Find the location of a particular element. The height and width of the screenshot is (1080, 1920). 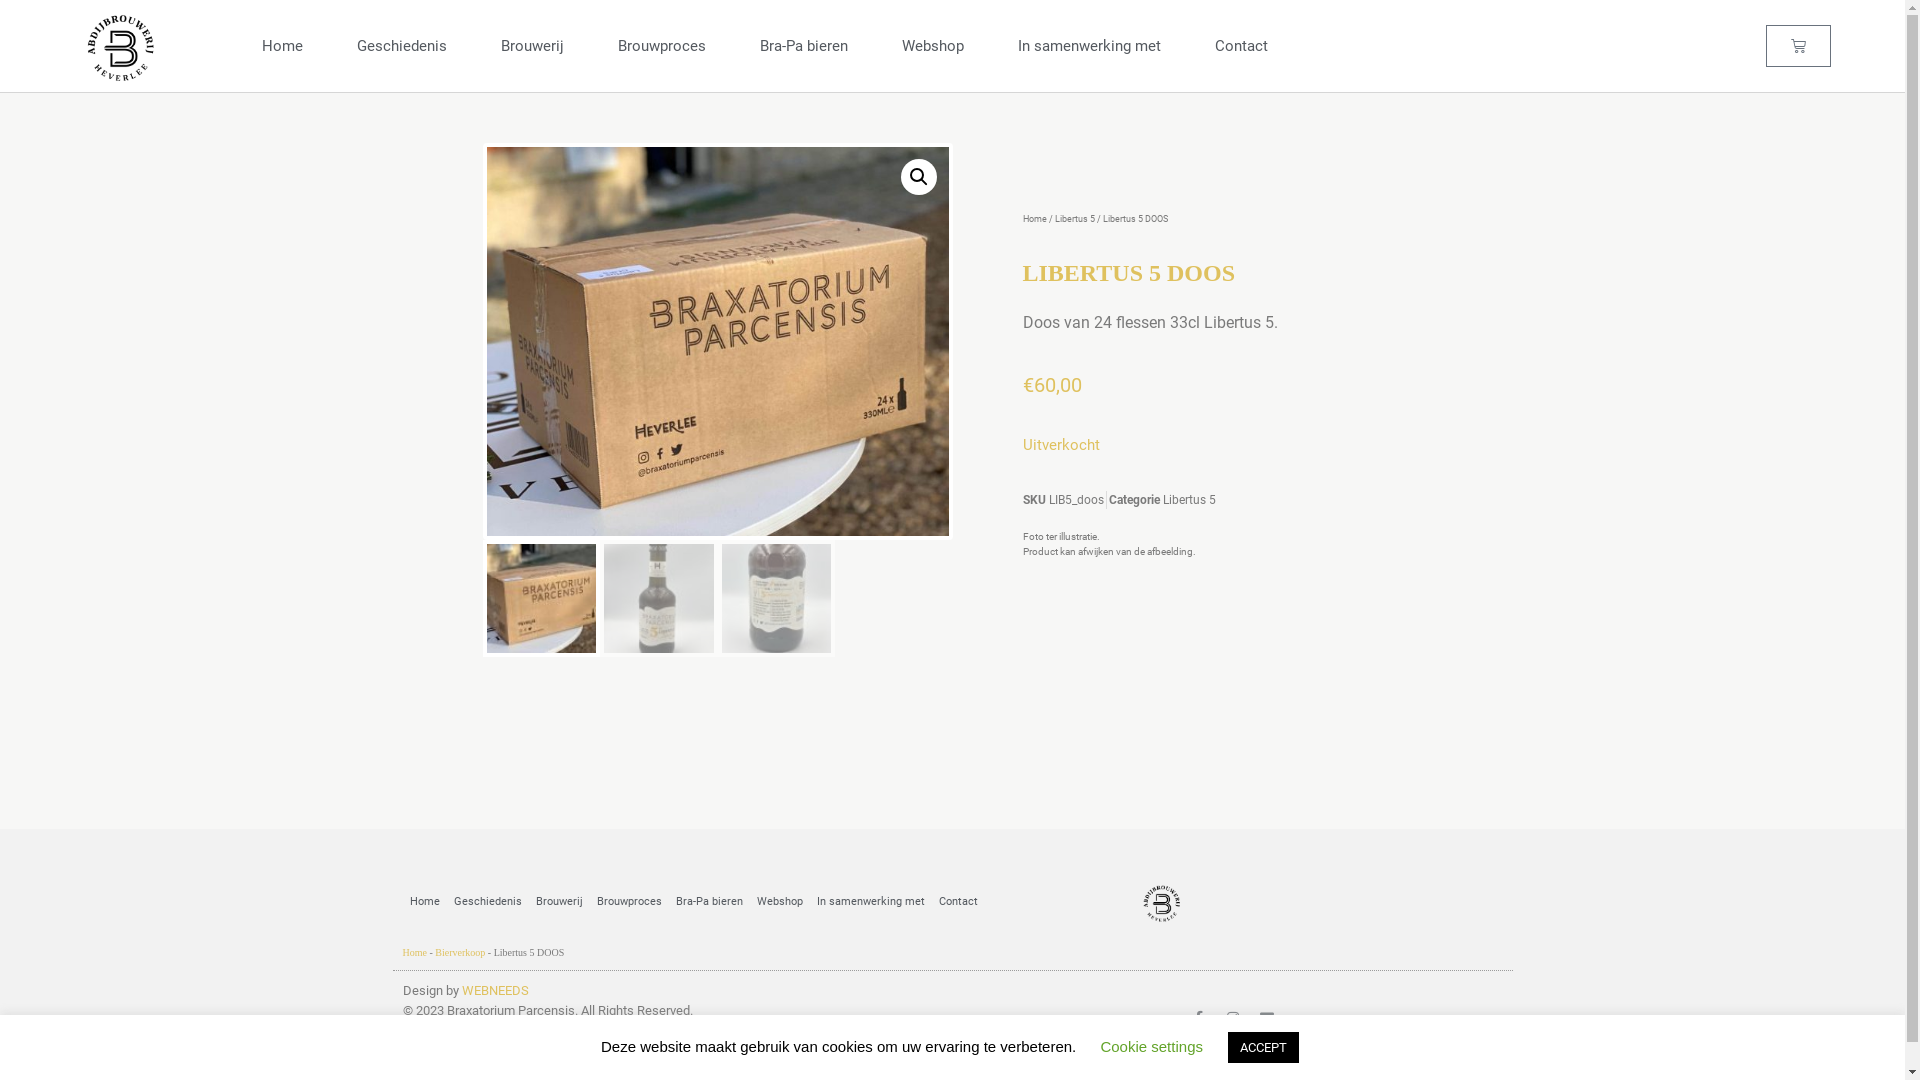

'Braxatorium_doos.jpeg' is located at coordinates (716, 340).